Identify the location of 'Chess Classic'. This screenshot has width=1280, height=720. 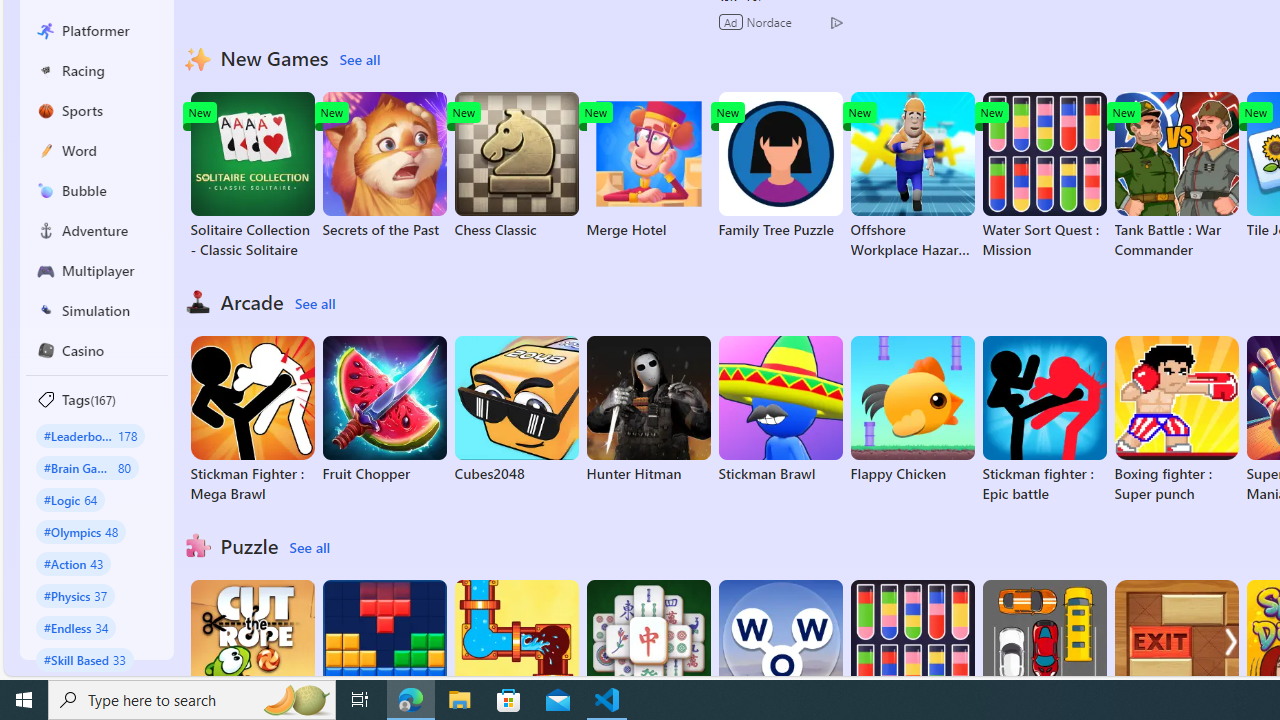
(516, 164).